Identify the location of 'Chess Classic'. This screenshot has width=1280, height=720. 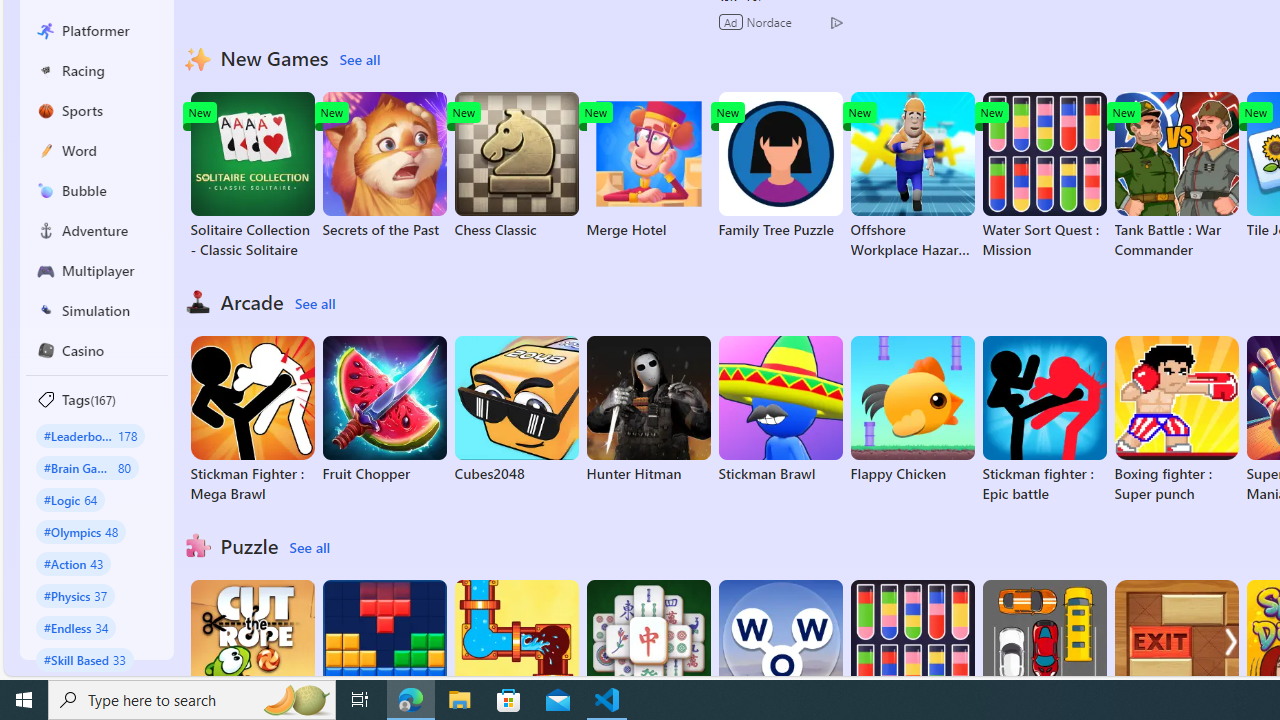
(516, 164).